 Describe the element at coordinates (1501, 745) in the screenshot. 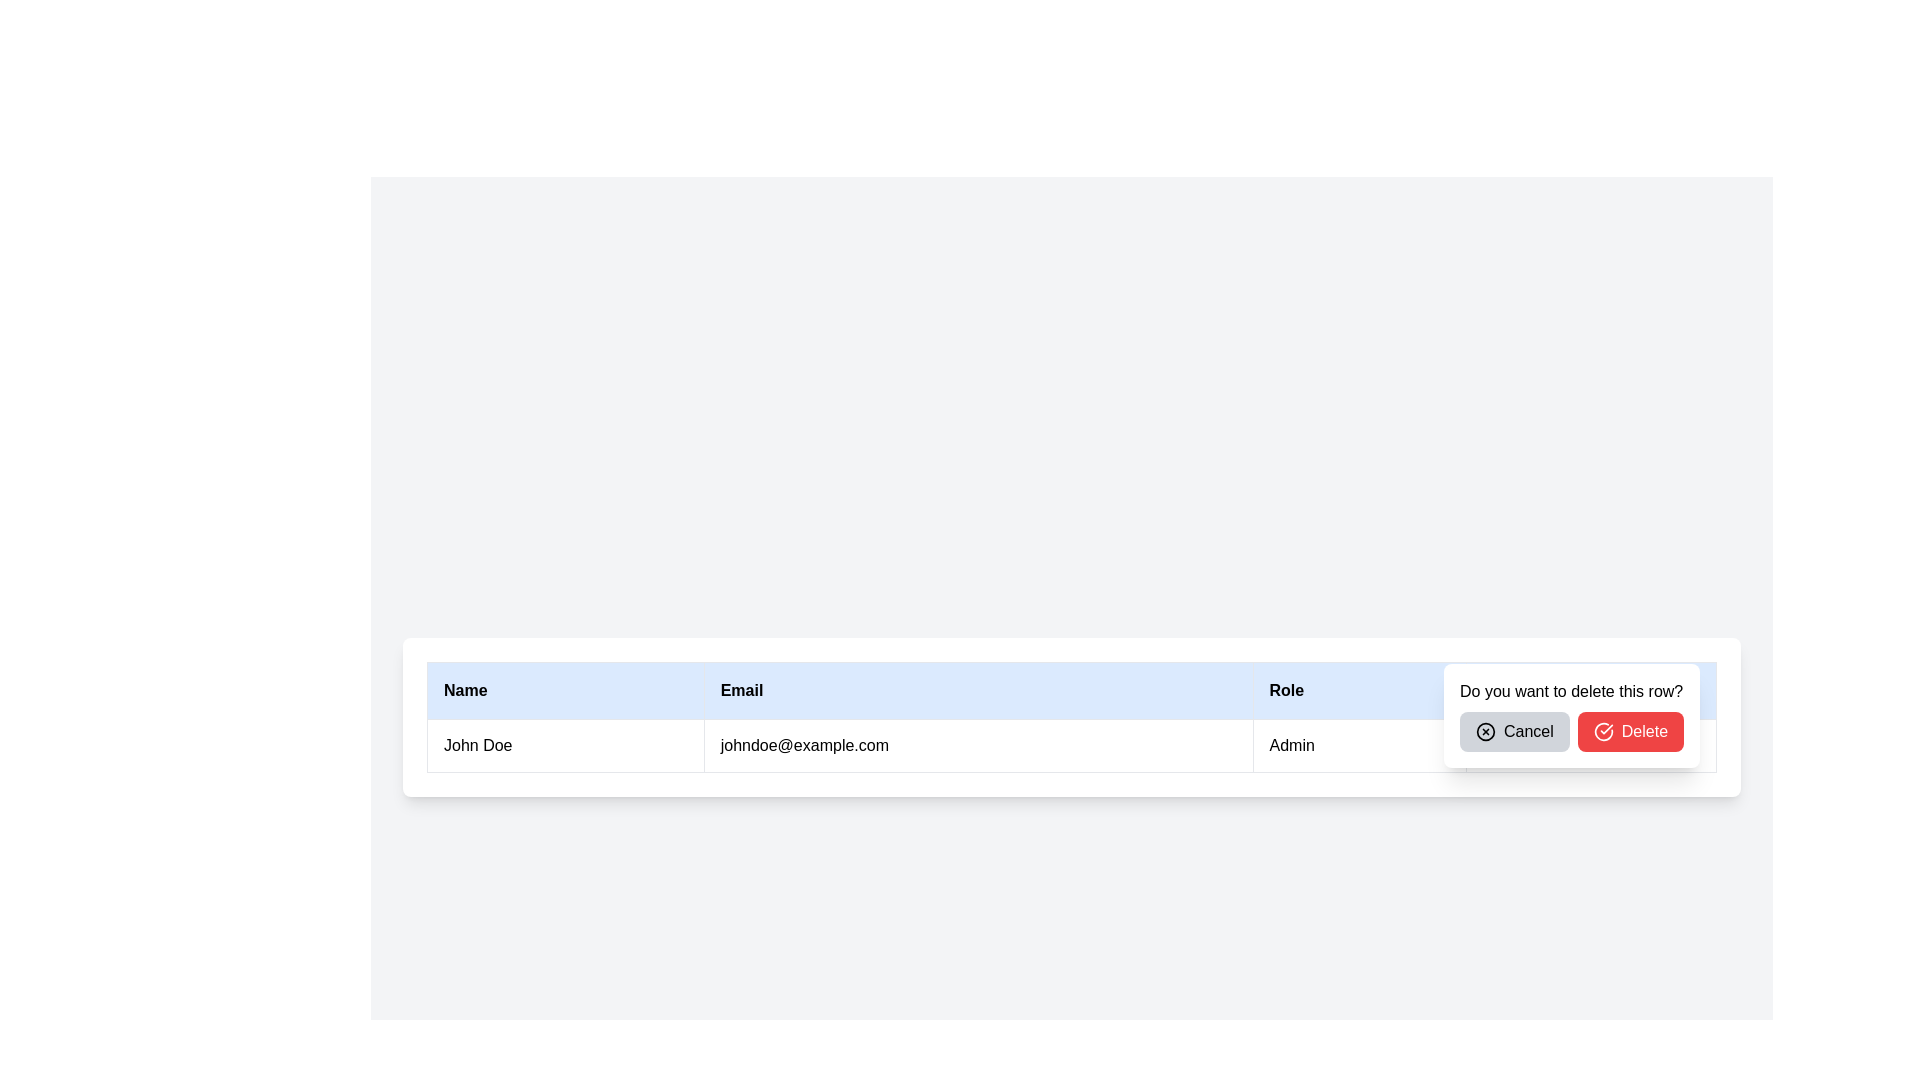

I see `the icon representing a vertical ellipsis located in the top right of the confirmation dialog box` at that location.